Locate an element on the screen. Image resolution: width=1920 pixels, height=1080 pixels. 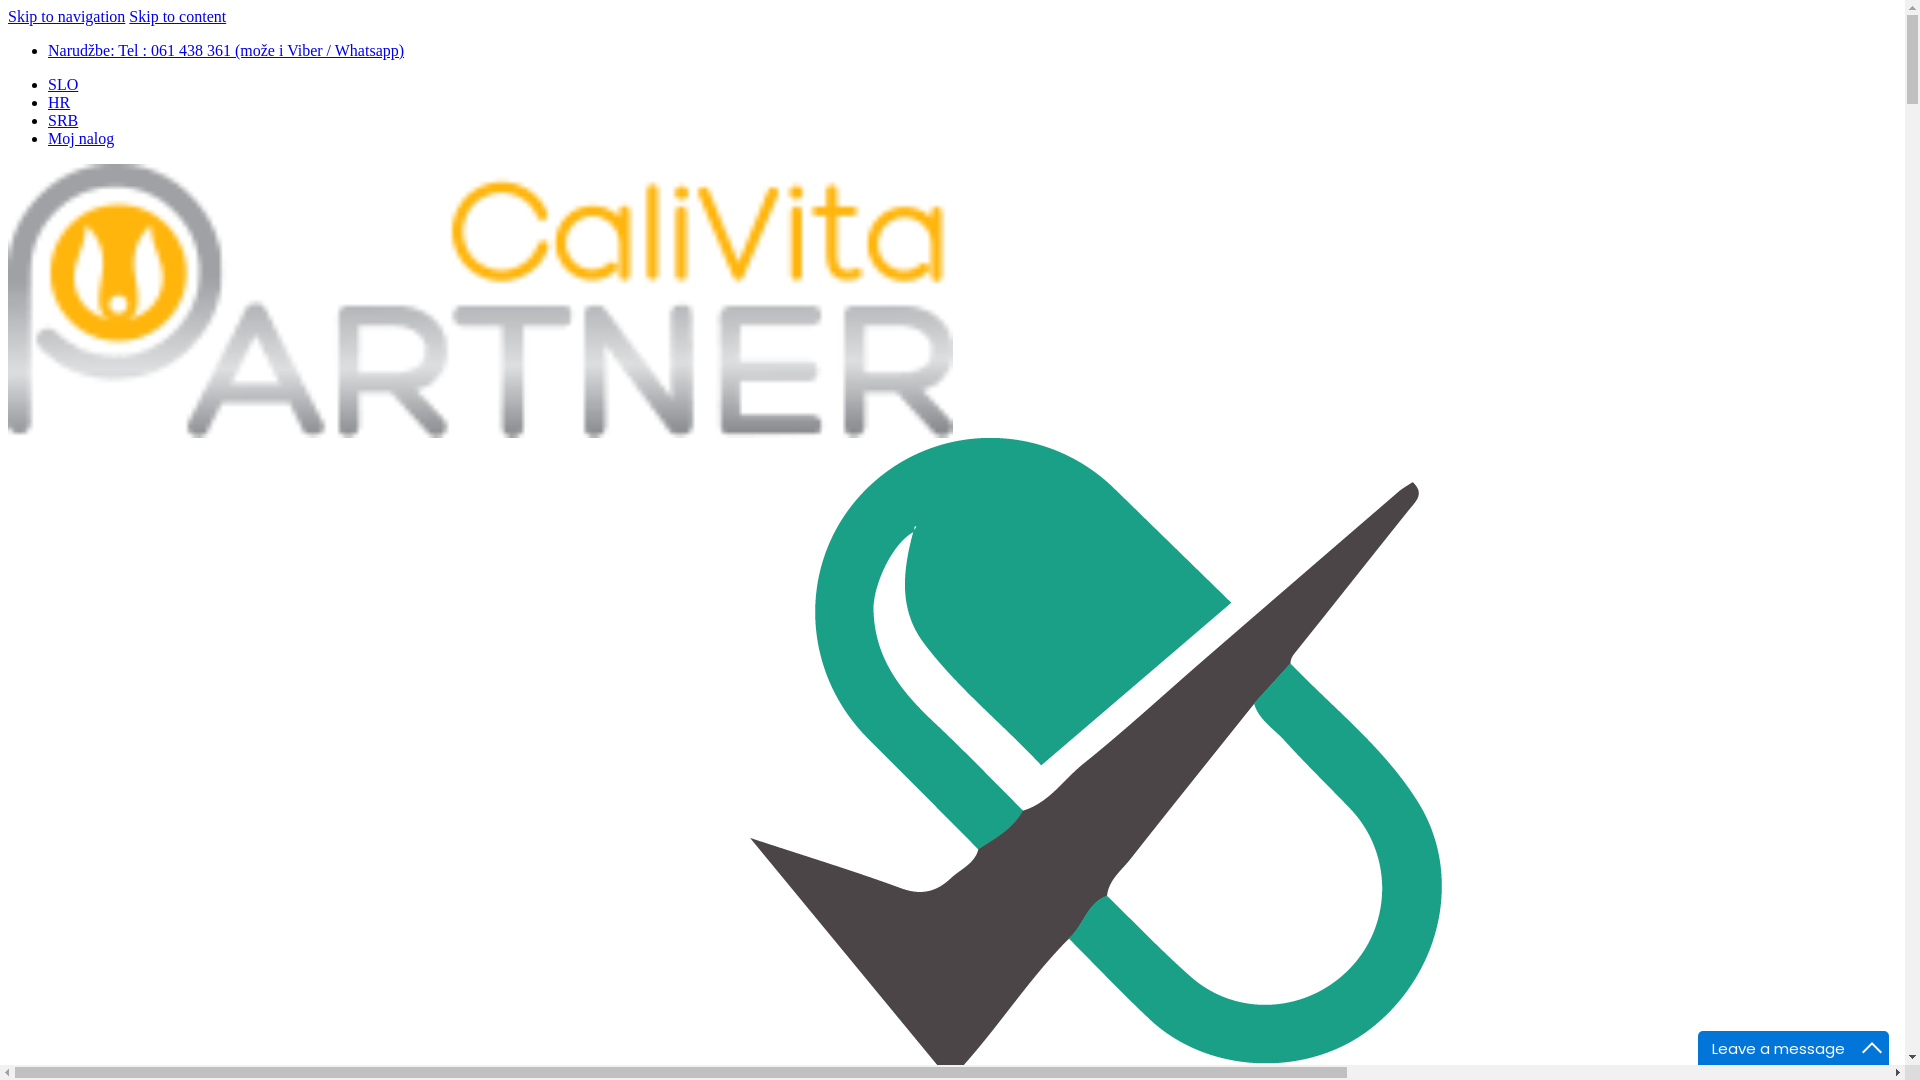
'Moj nalog' is located at coordinates (80, 137).